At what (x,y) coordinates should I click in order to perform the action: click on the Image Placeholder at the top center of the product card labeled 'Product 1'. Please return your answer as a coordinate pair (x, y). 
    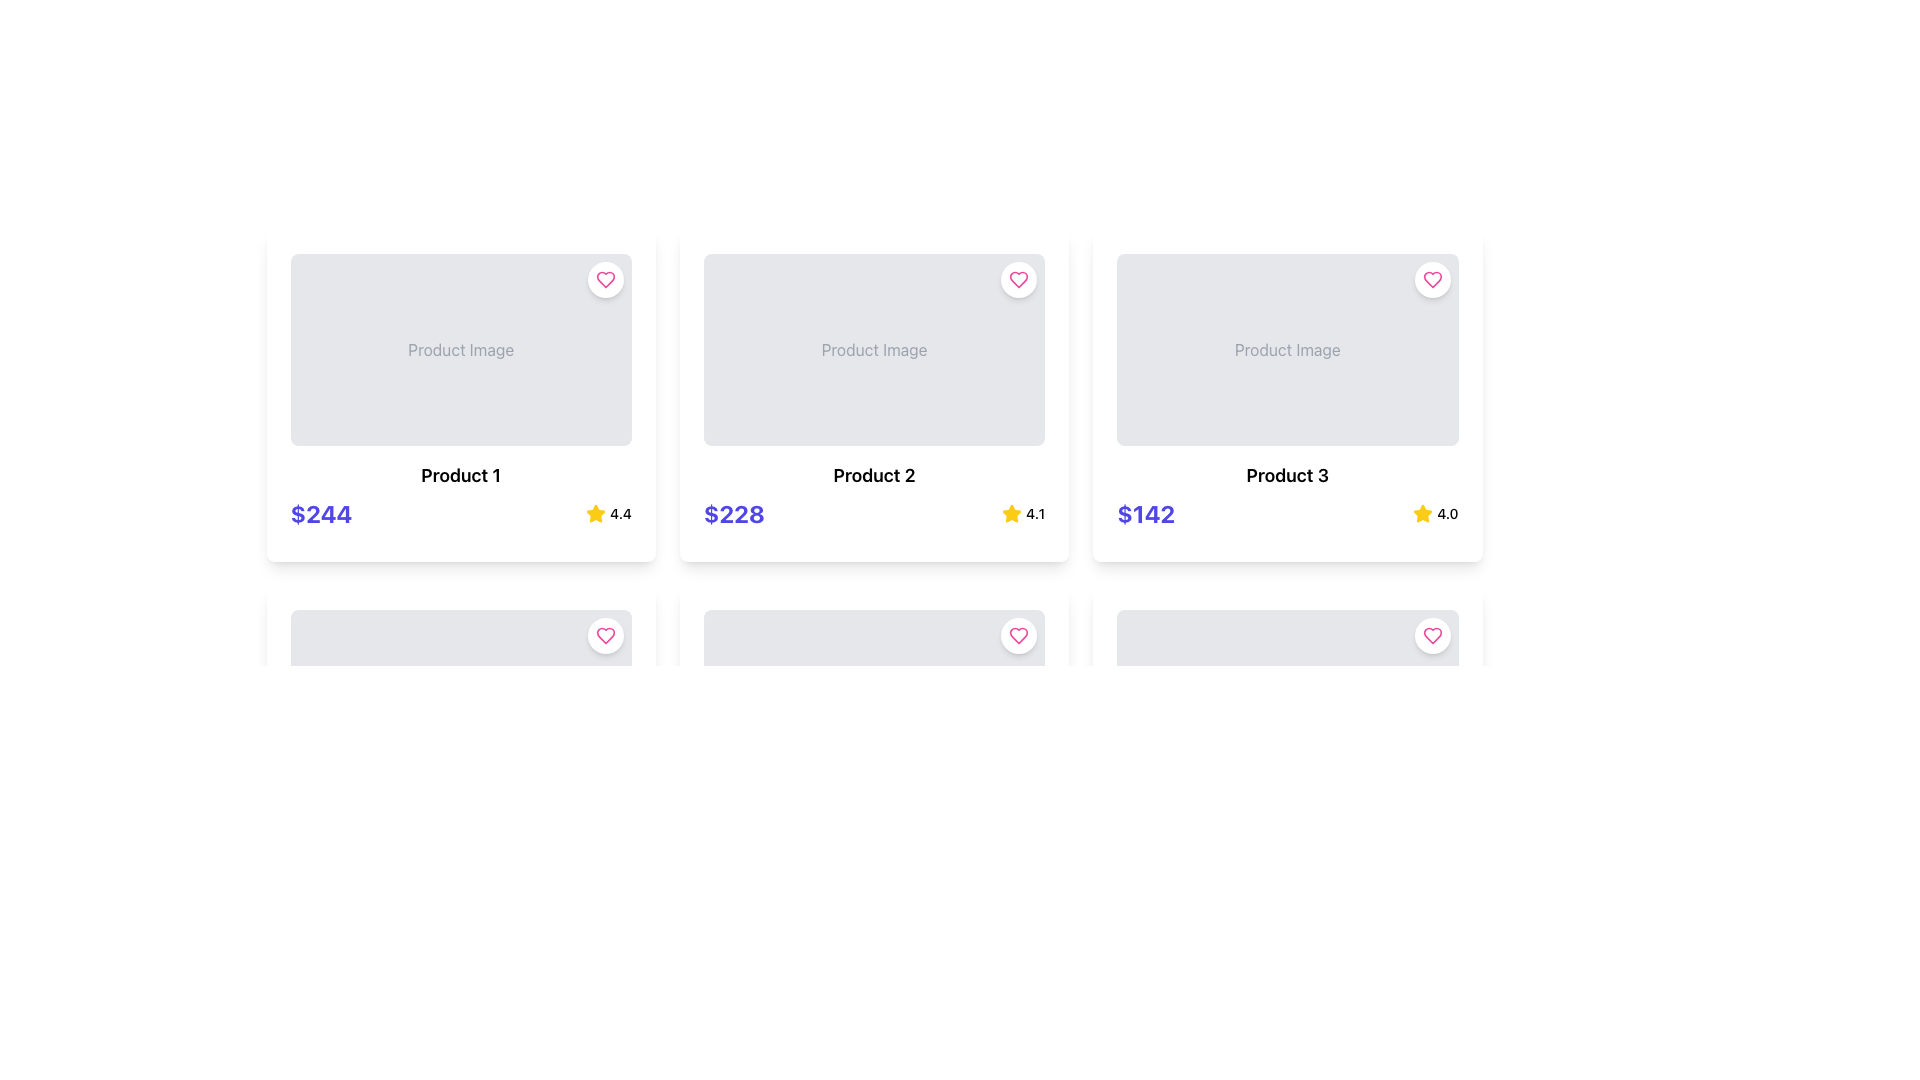
    Looking at the image, I should click on (460, 349).